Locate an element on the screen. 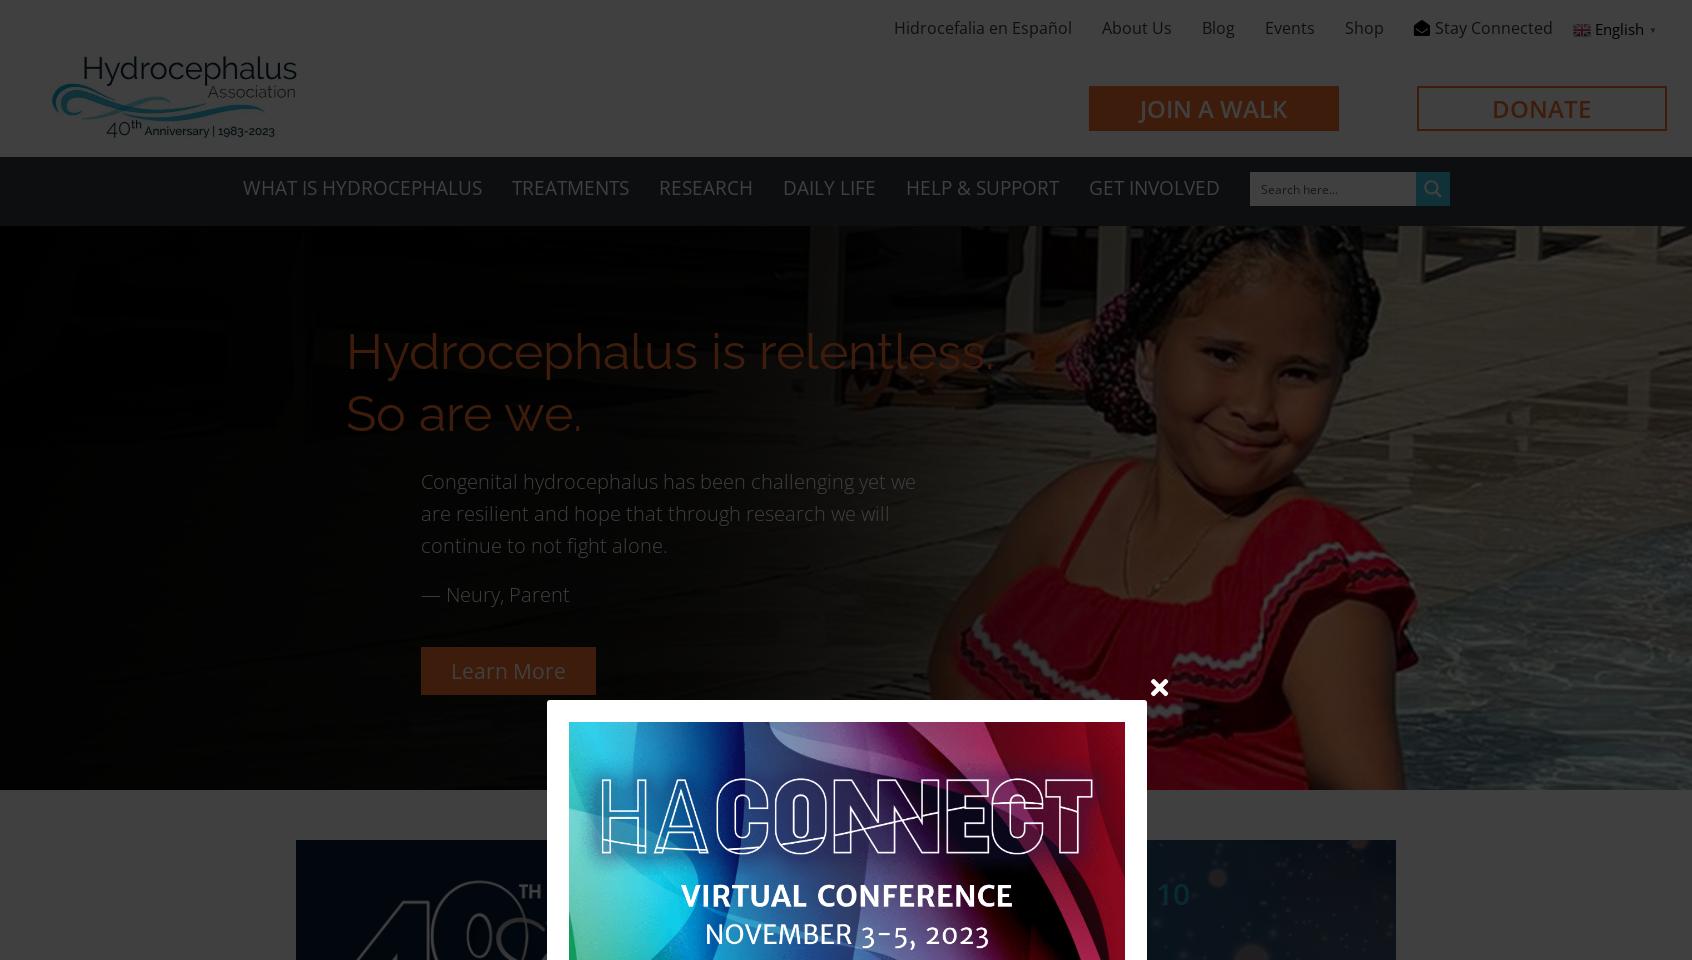  'Daily Life' is located at coordinates (828, 187).